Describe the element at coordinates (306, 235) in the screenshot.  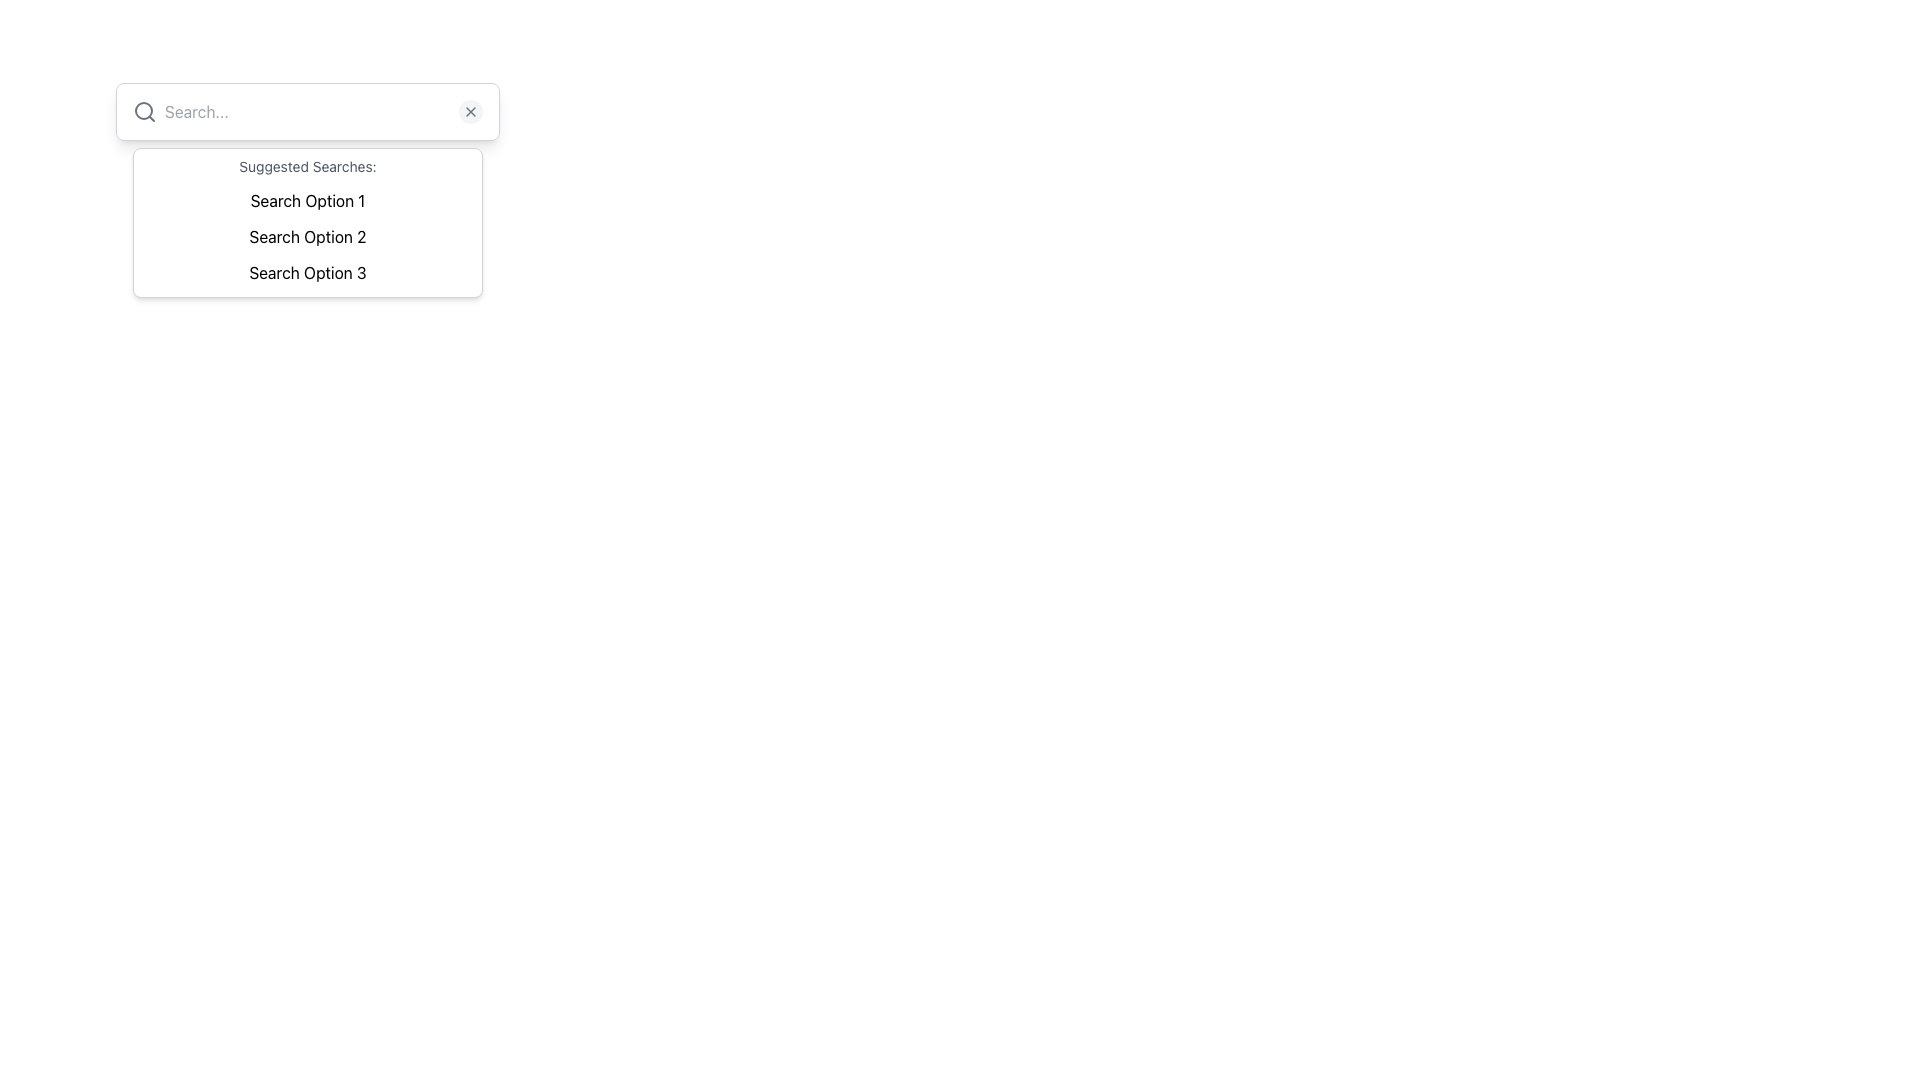
I see `the text label reading 'Search Option 2'` at that location.